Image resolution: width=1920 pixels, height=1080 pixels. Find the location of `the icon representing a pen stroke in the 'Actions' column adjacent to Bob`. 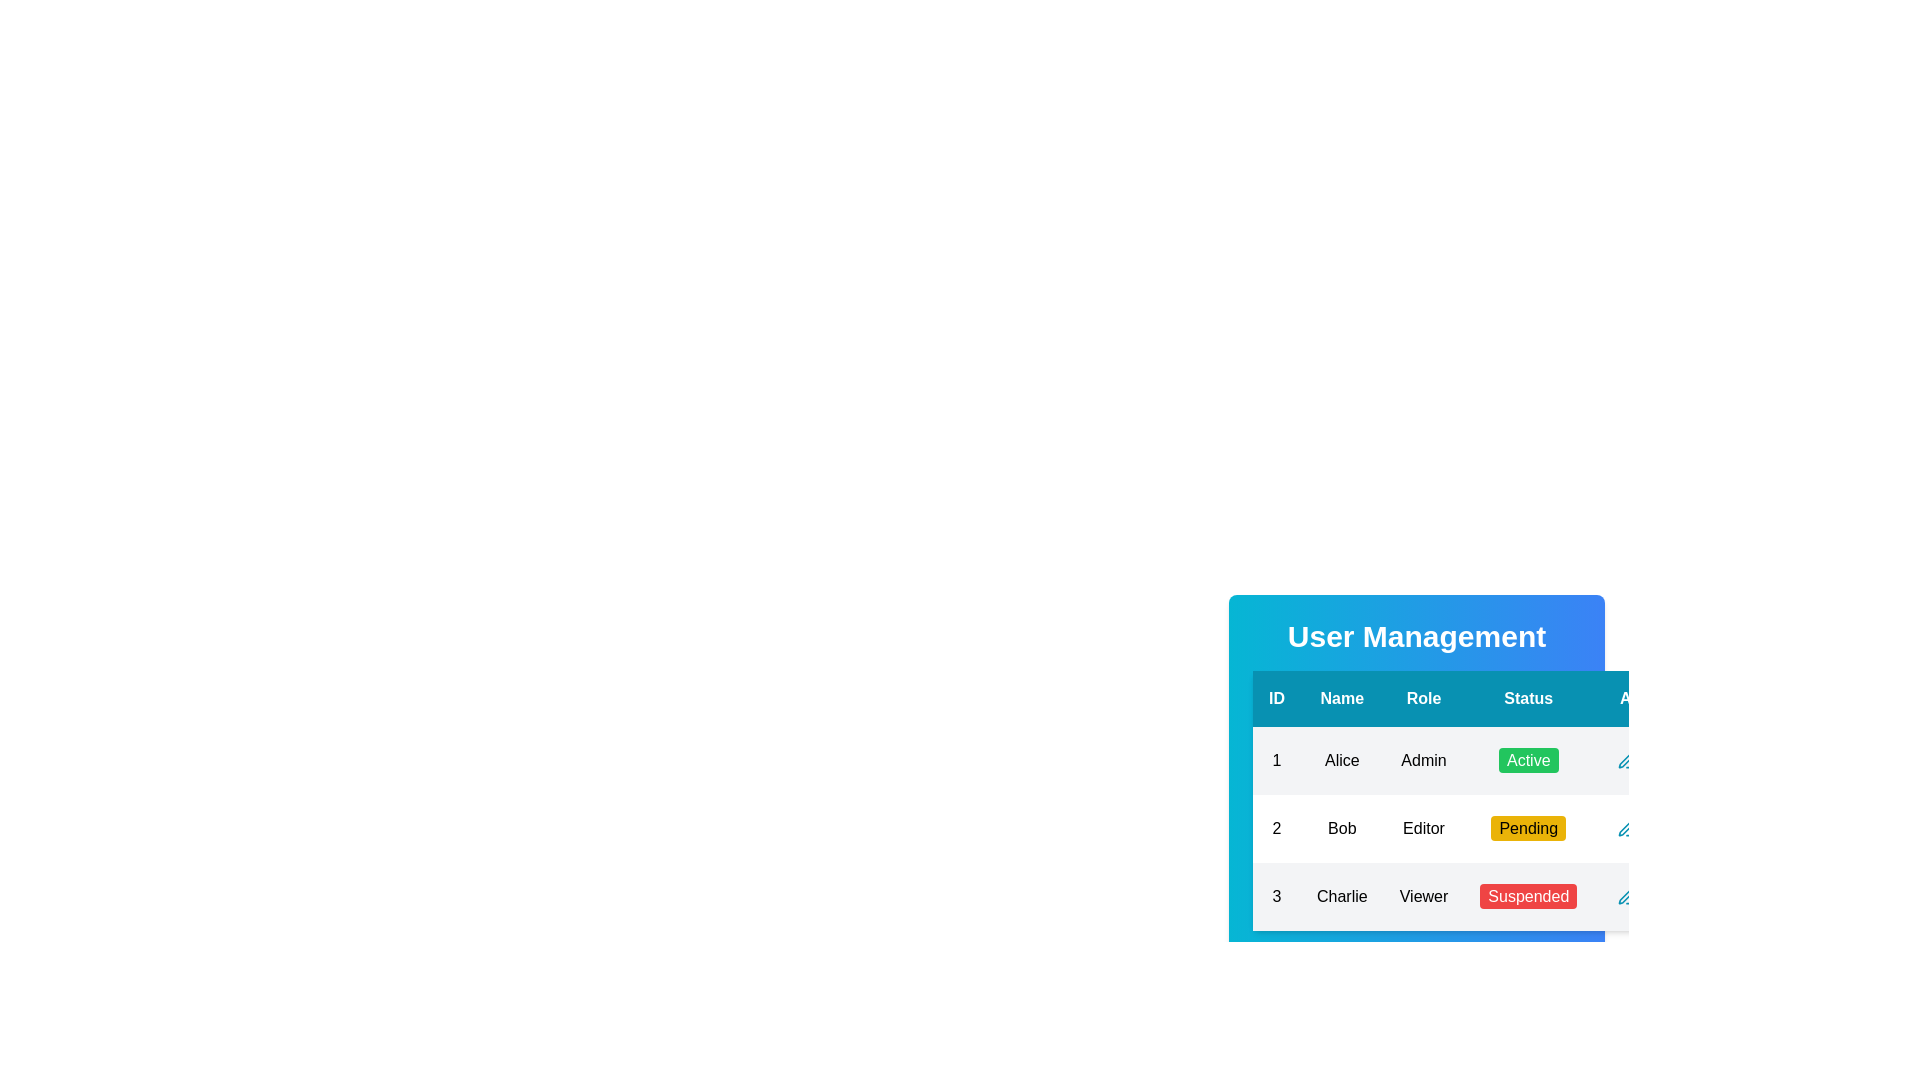

the icon representing a pen stroke in the 'Actions' column adjacent to Bob is located at coordinates (1626, 895).